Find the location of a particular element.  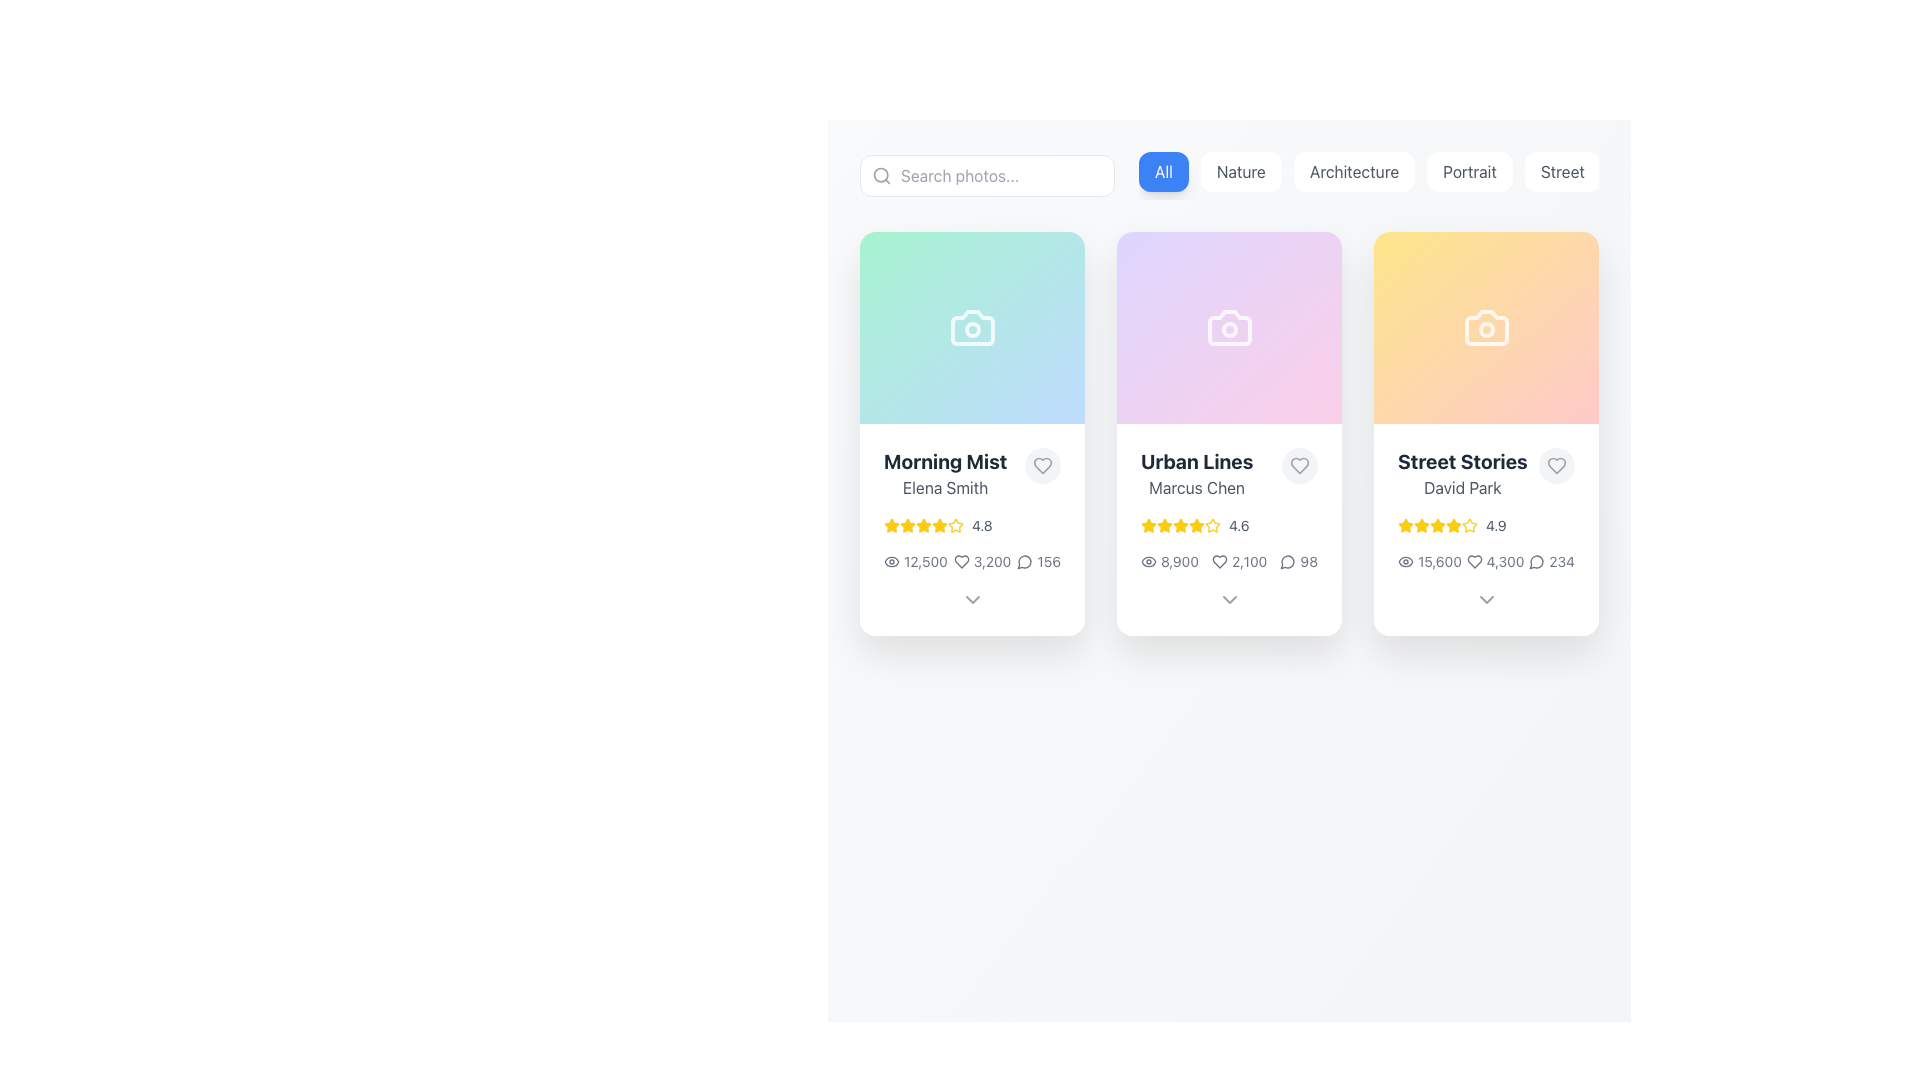

the text label reading 'Street Stories' styled with bold font and dark gray color, which is located at the top of the rightmost card in a horizontal list of three cards, above the name 'David Park' is located at coordinates (1462, 462).